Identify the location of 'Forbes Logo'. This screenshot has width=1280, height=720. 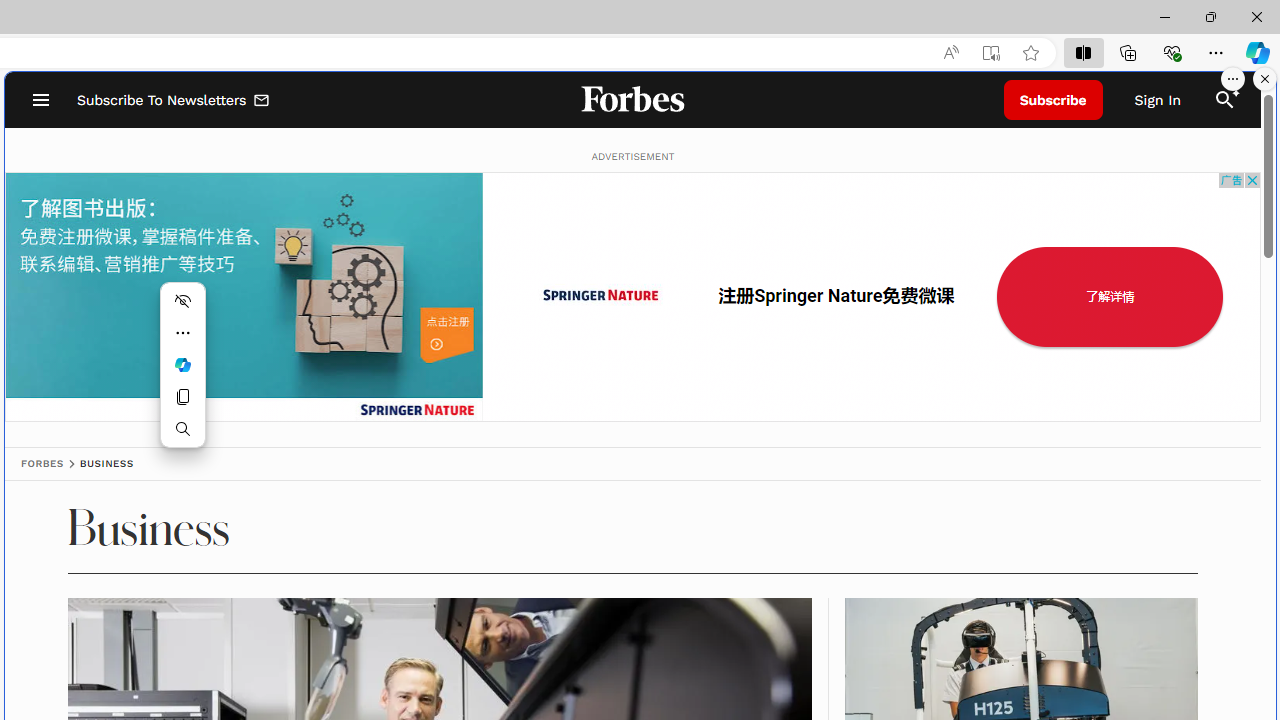
(631, 100).